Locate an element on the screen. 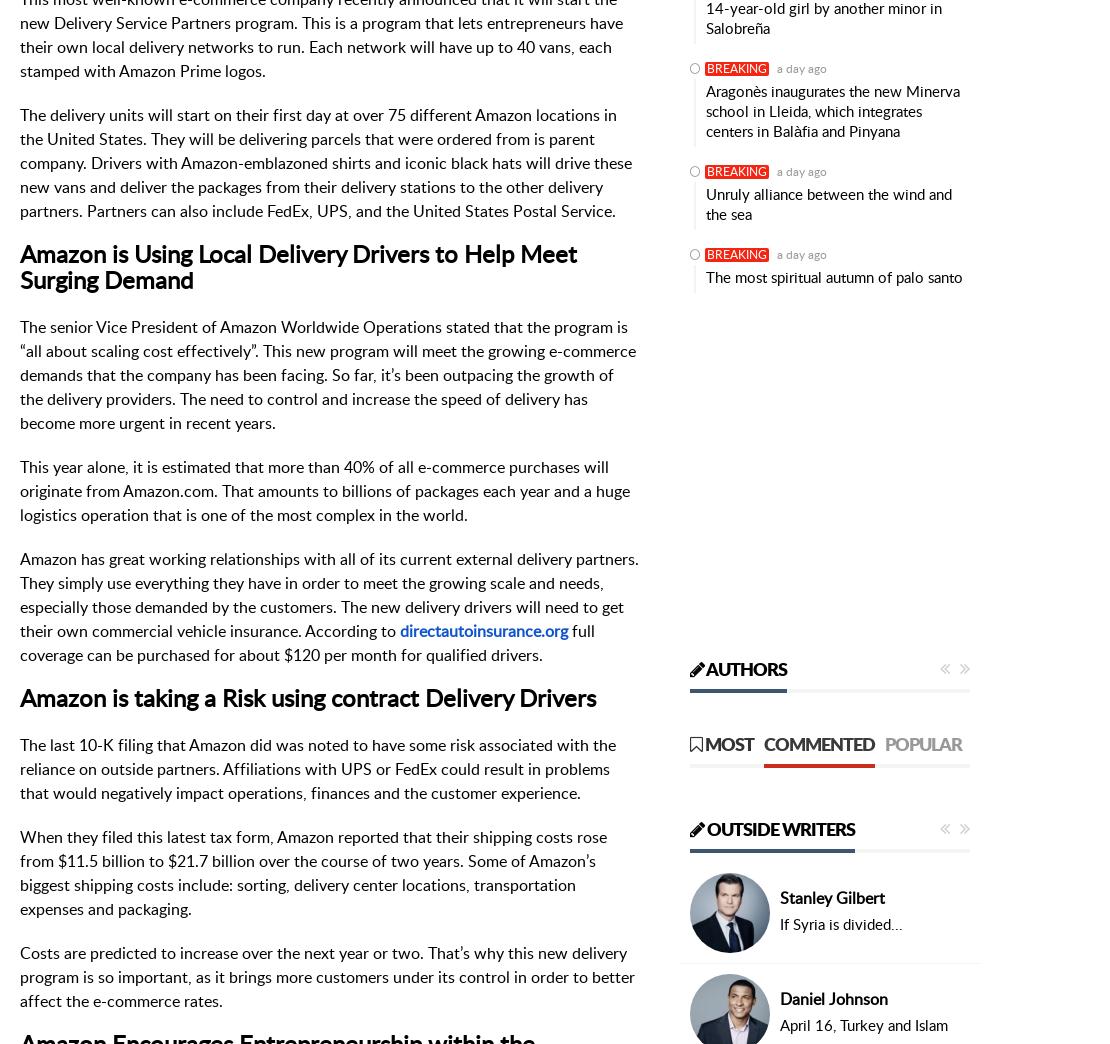  'Daniel Johnson' is located at coordinates (833, 1000).